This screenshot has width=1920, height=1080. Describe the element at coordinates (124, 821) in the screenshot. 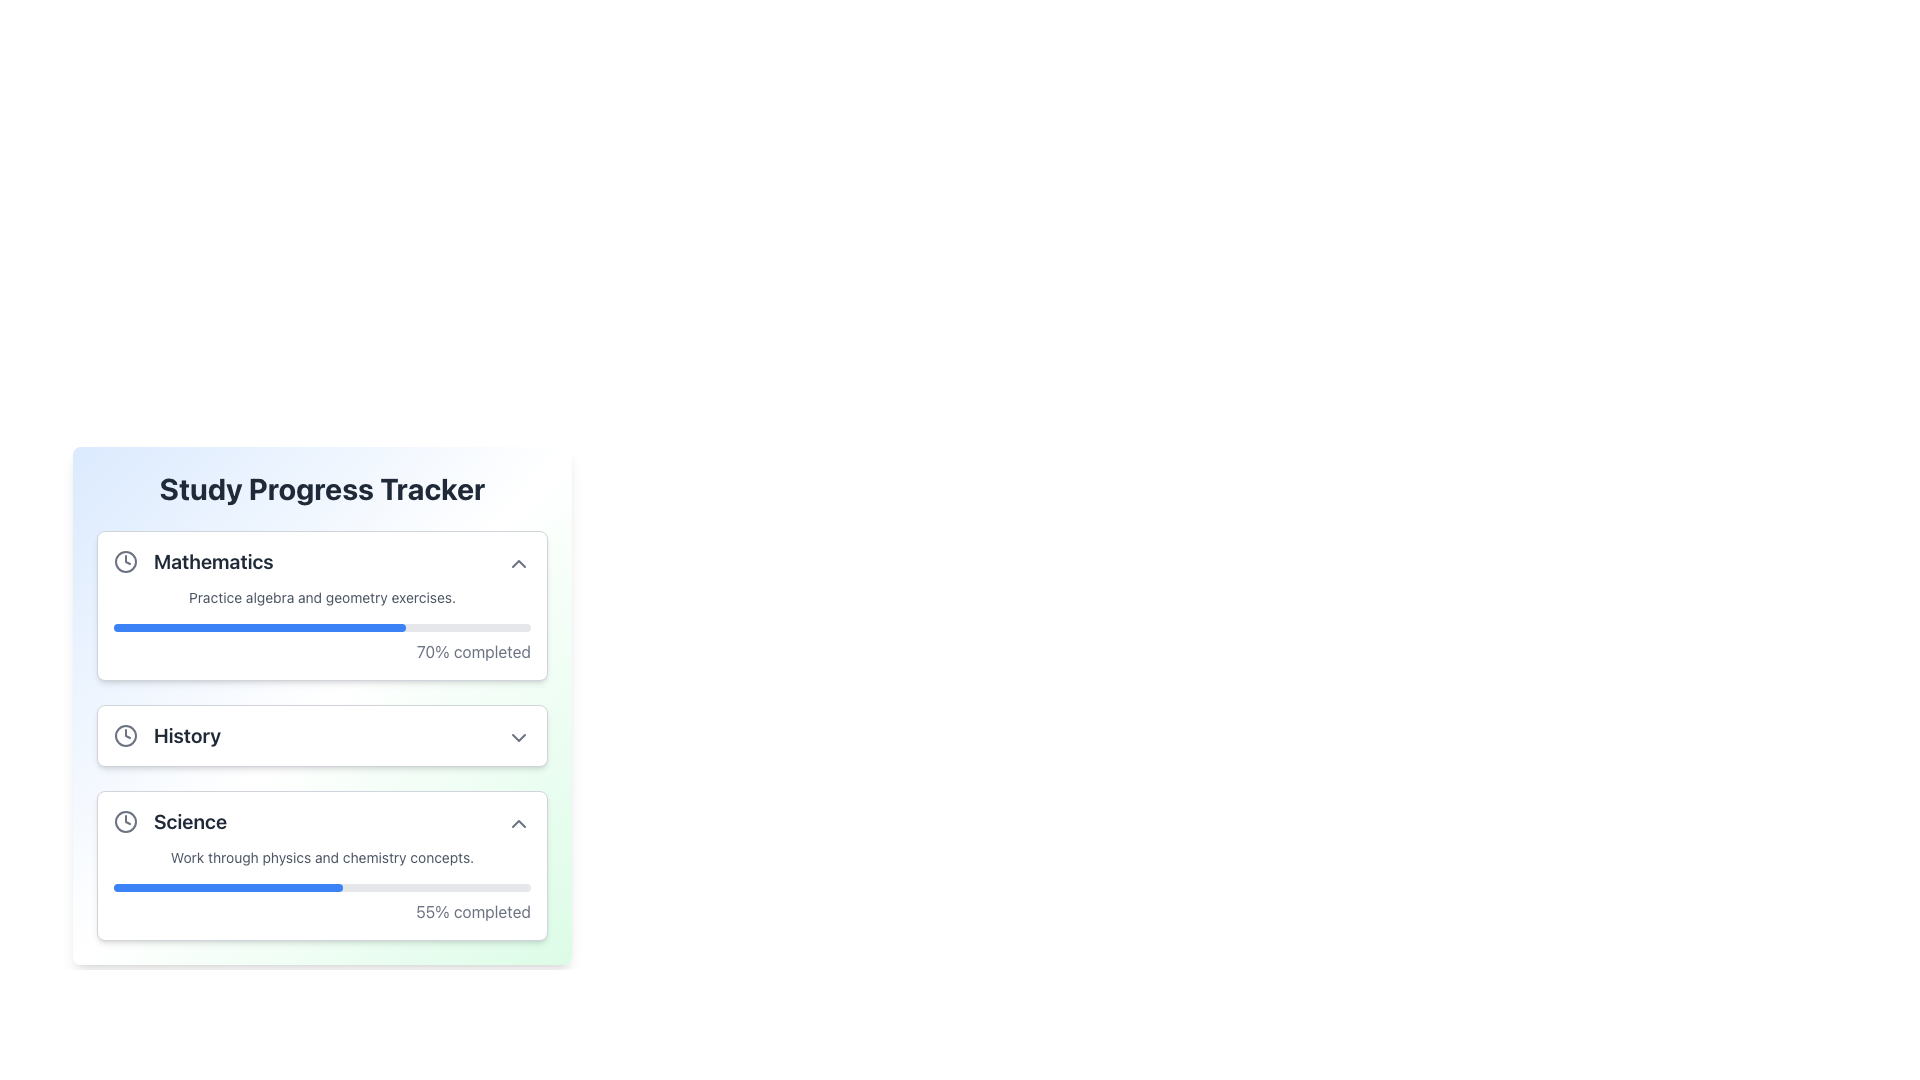

I see `the time-related icon in the Science section, which is the first element in its horizontal row` at that location.